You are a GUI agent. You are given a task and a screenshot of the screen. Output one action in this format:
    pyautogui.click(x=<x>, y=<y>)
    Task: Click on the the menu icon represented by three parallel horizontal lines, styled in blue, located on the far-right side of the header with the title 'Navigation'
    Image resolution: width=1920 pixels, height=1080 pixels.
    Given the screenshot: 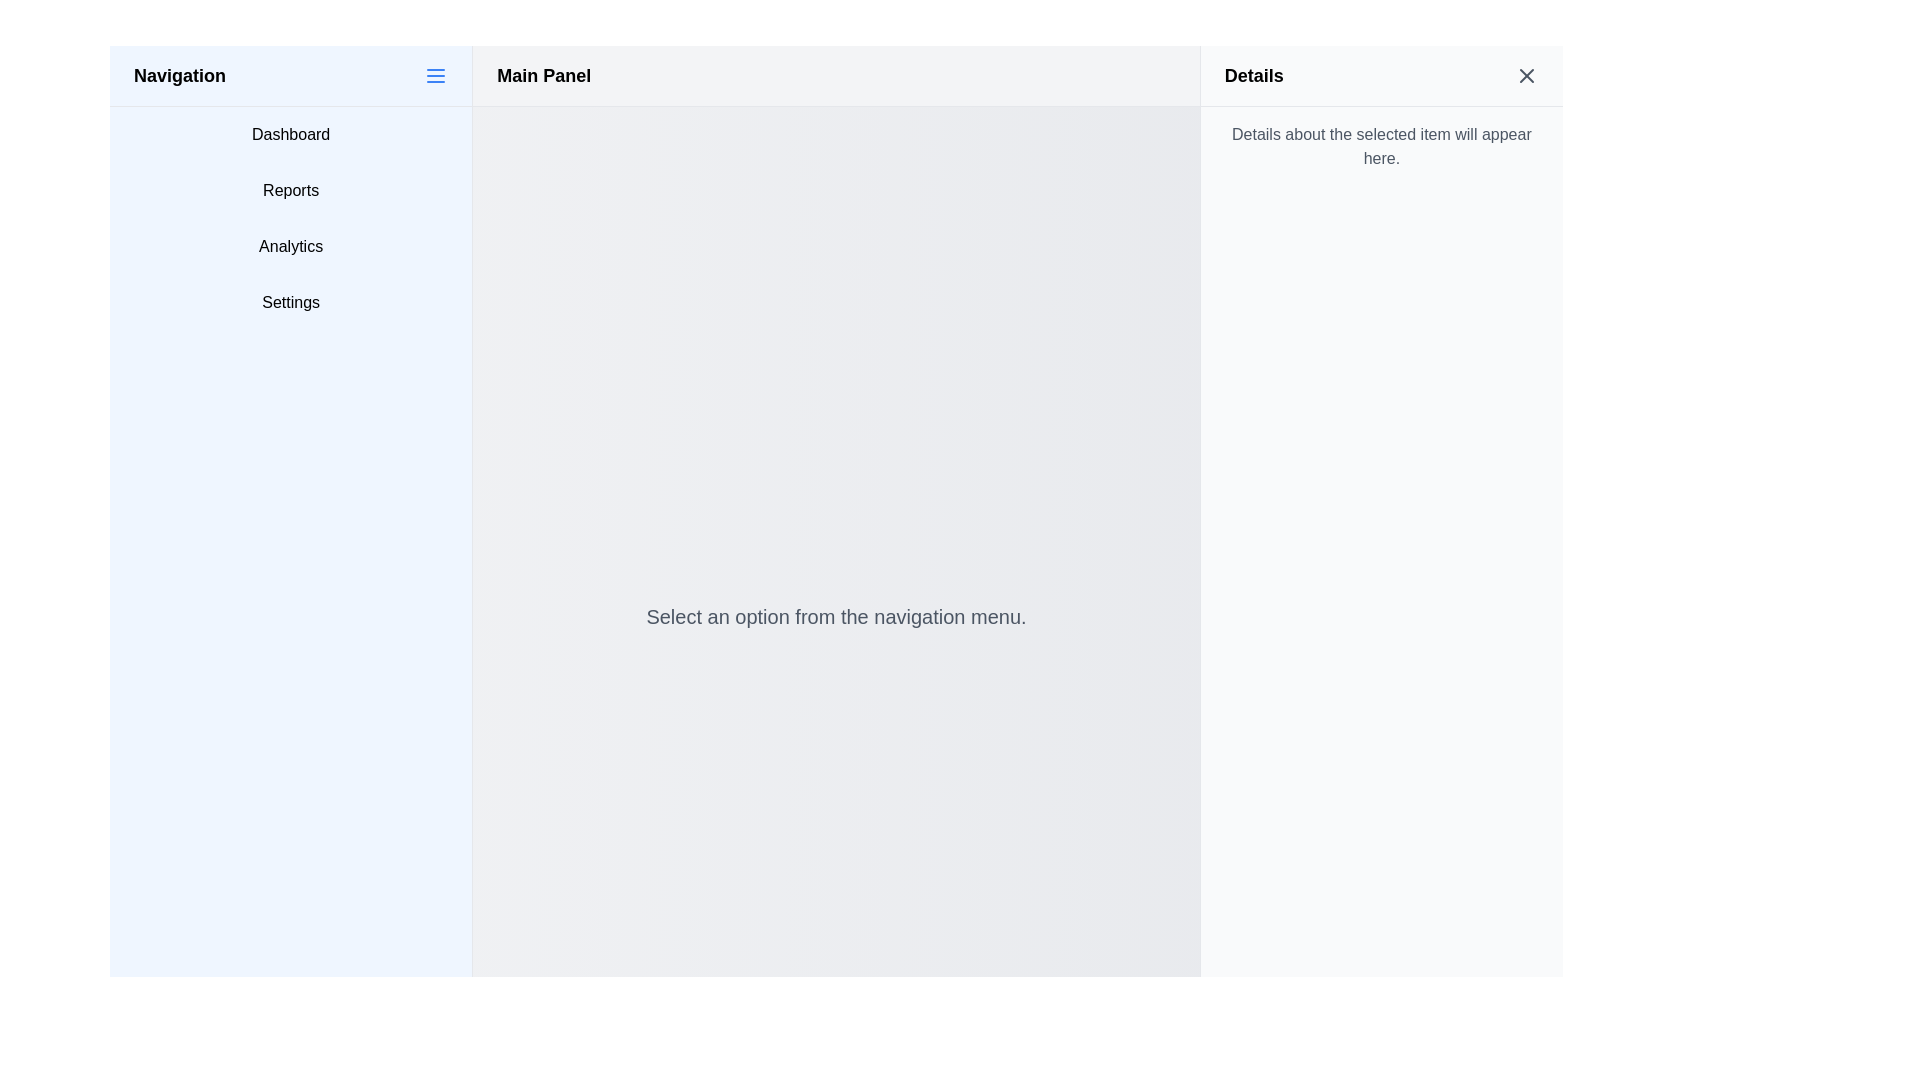 What is the action you would take?
    pyautogui.click(x=435, y=75)
    